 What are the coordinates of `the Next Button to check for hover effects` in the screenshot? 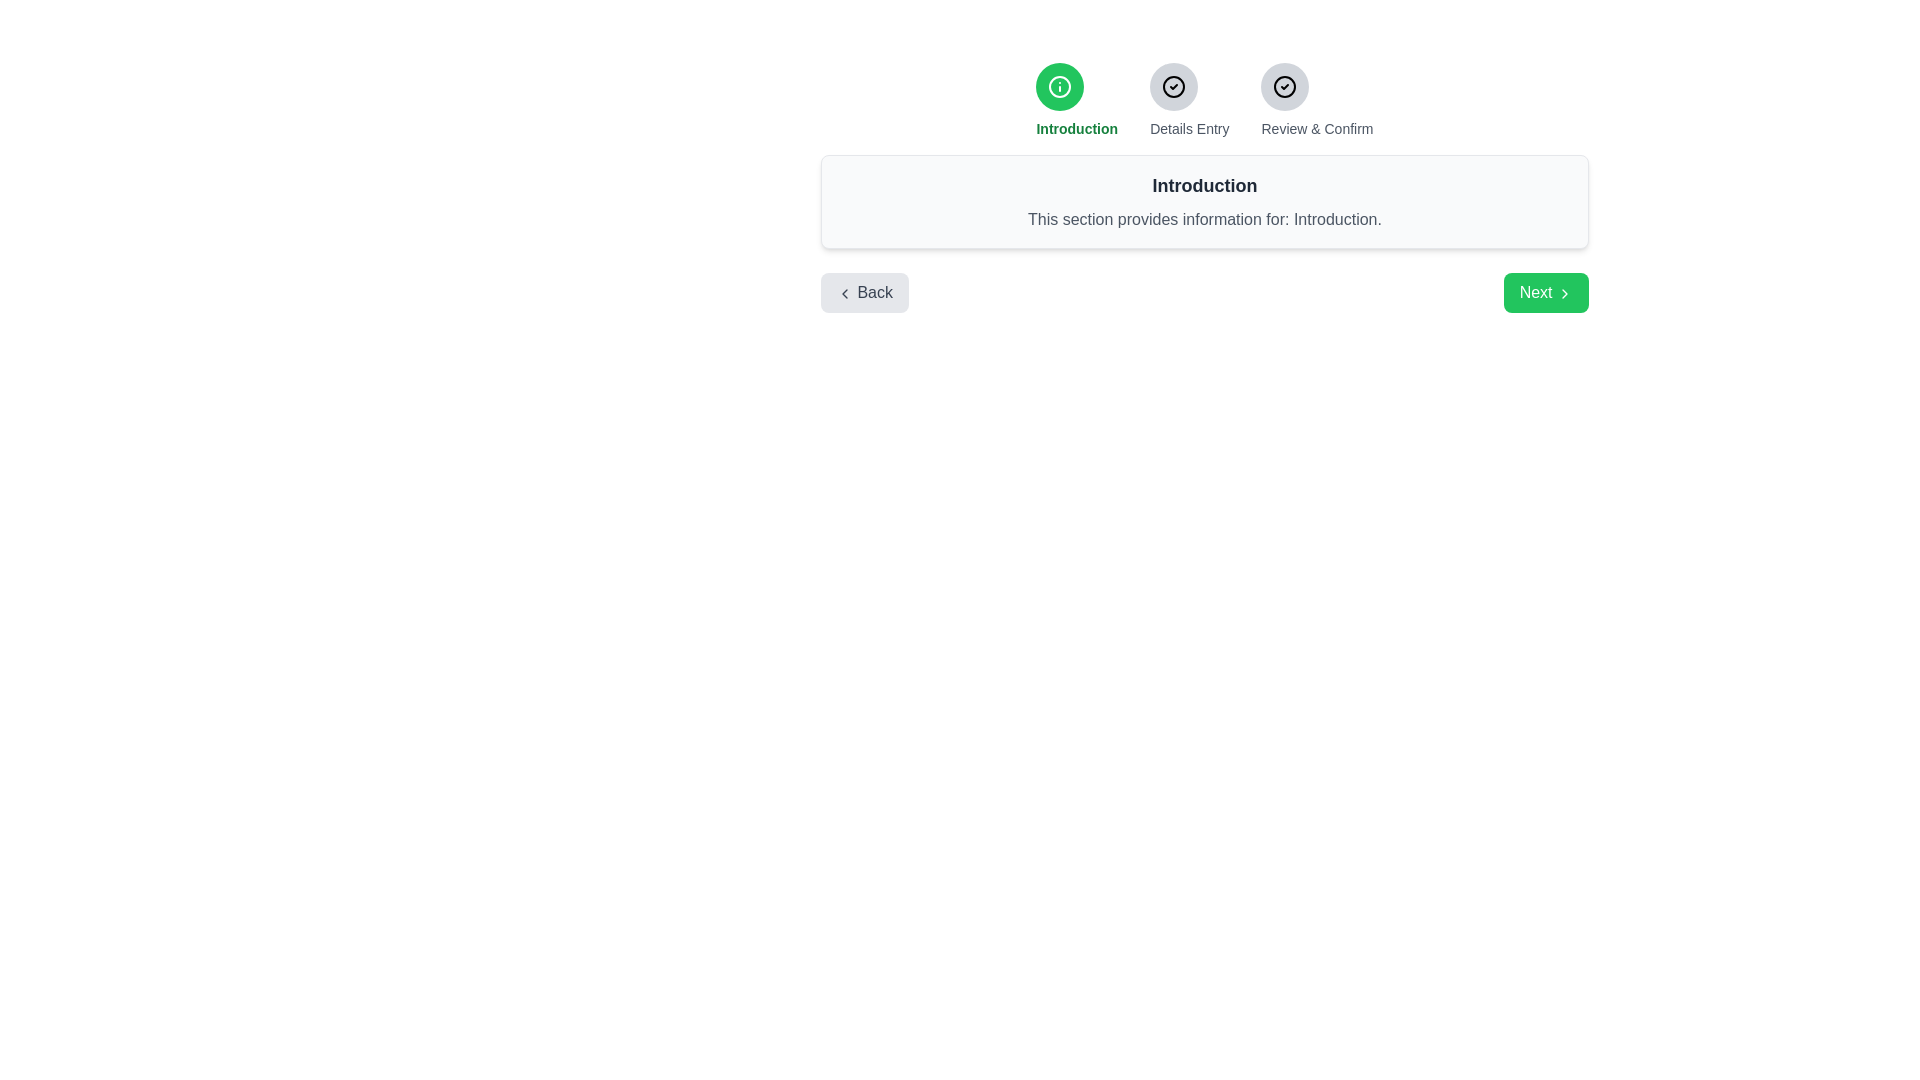 It's located at (1545, 293).